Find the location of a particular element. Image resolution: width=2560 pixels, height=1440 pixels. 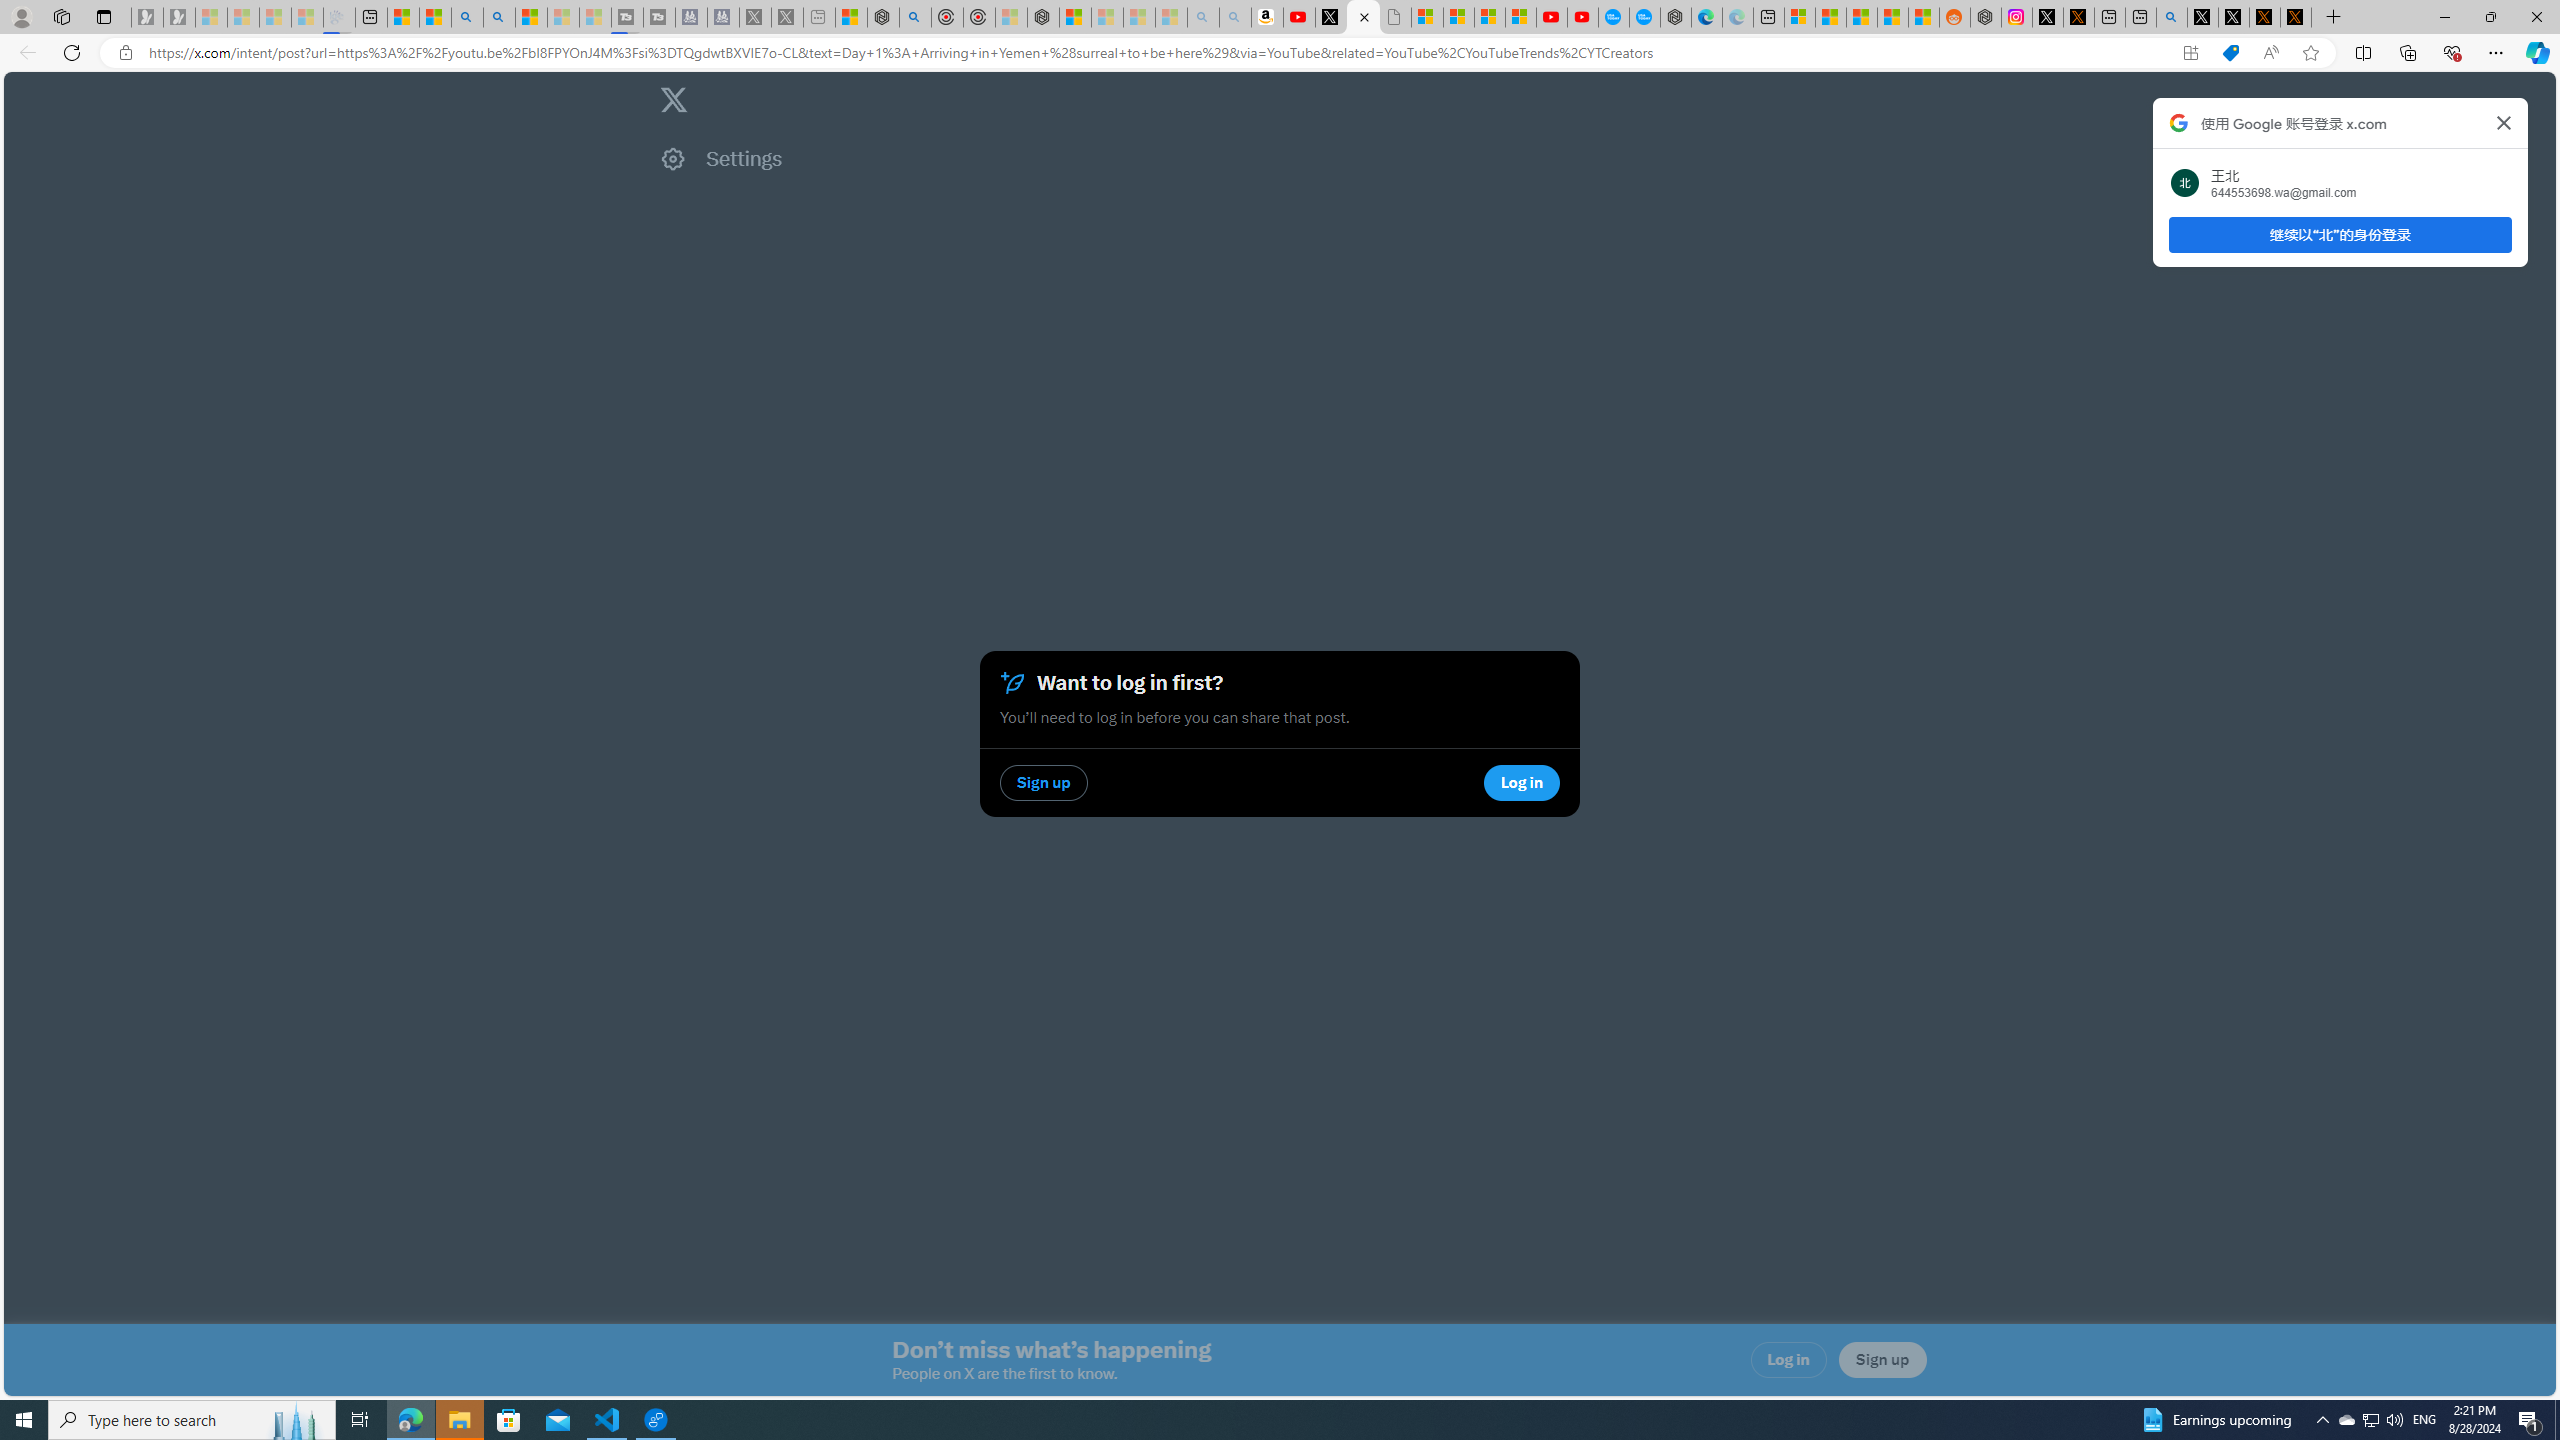

'Restore' is located at coordinates (2490, 16).